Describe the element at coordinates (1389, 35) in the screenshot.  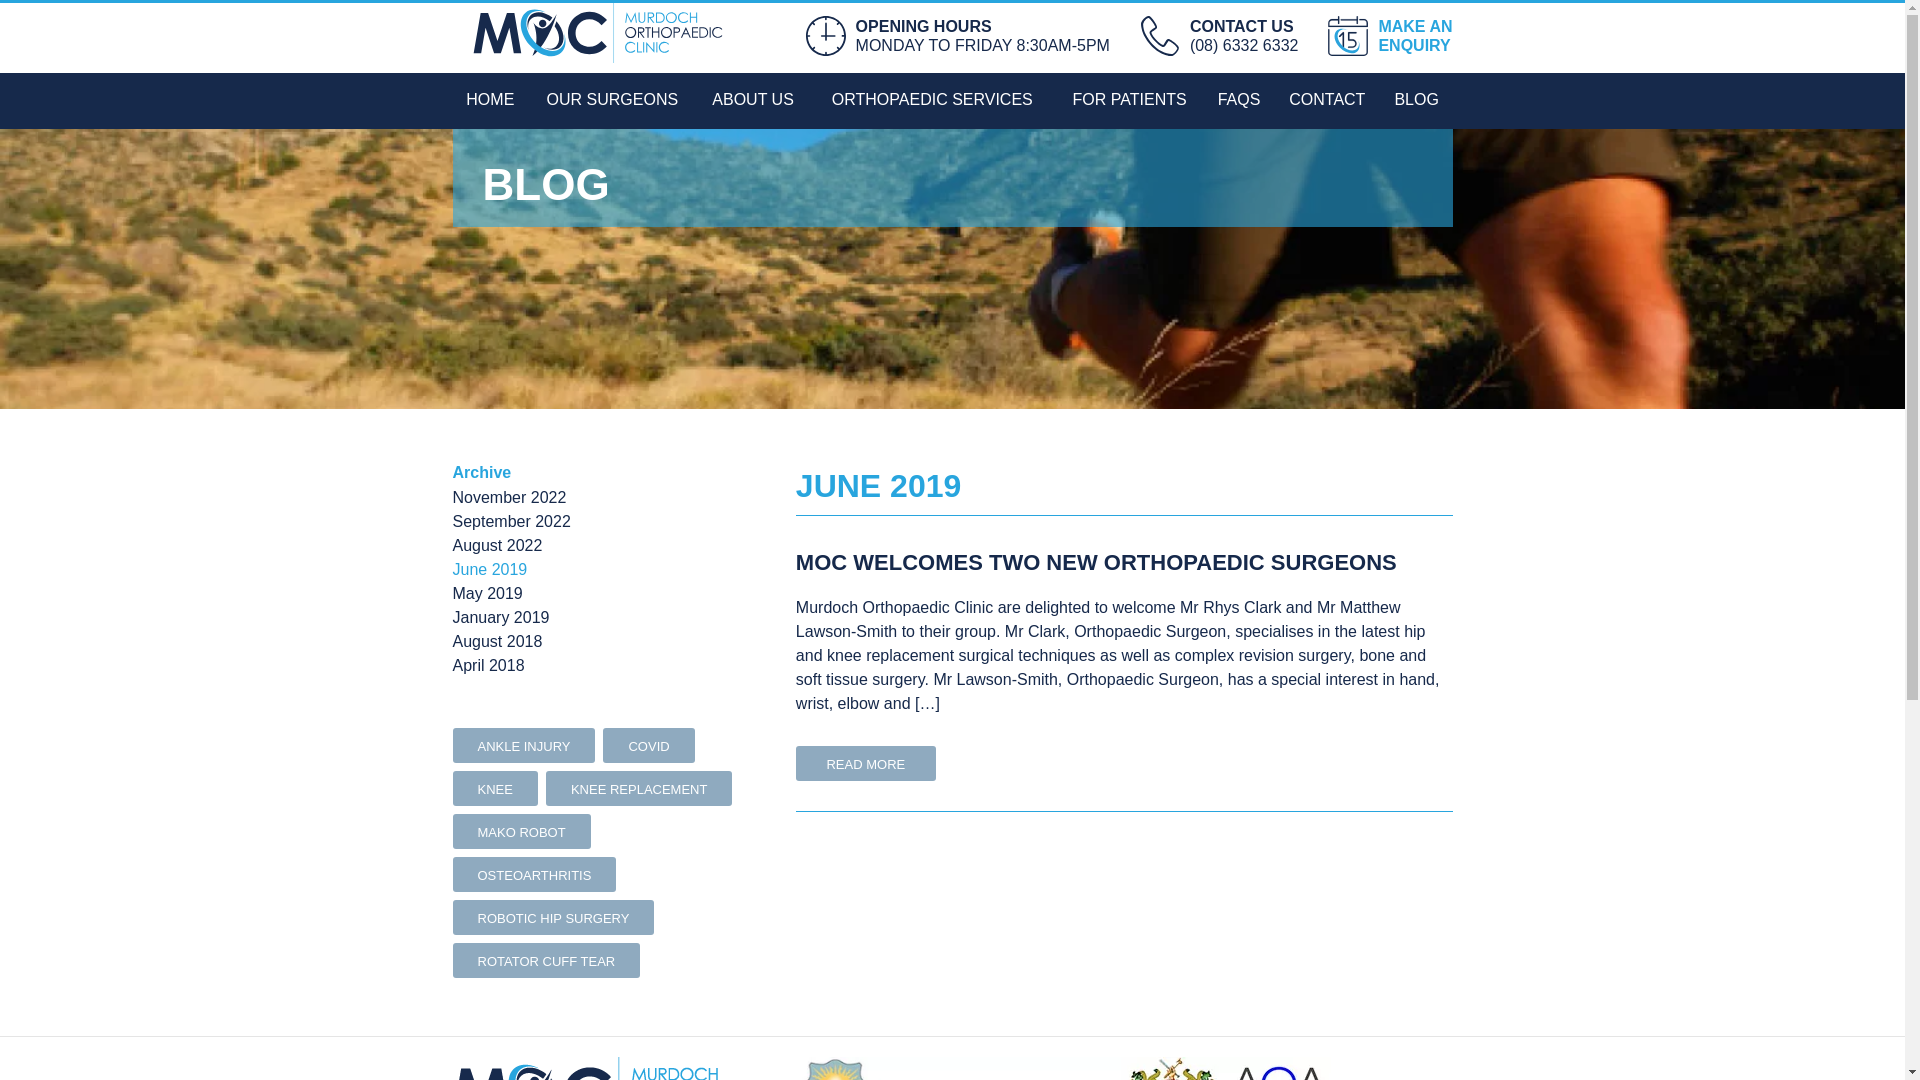
I see `'MAKE AN` at that location.